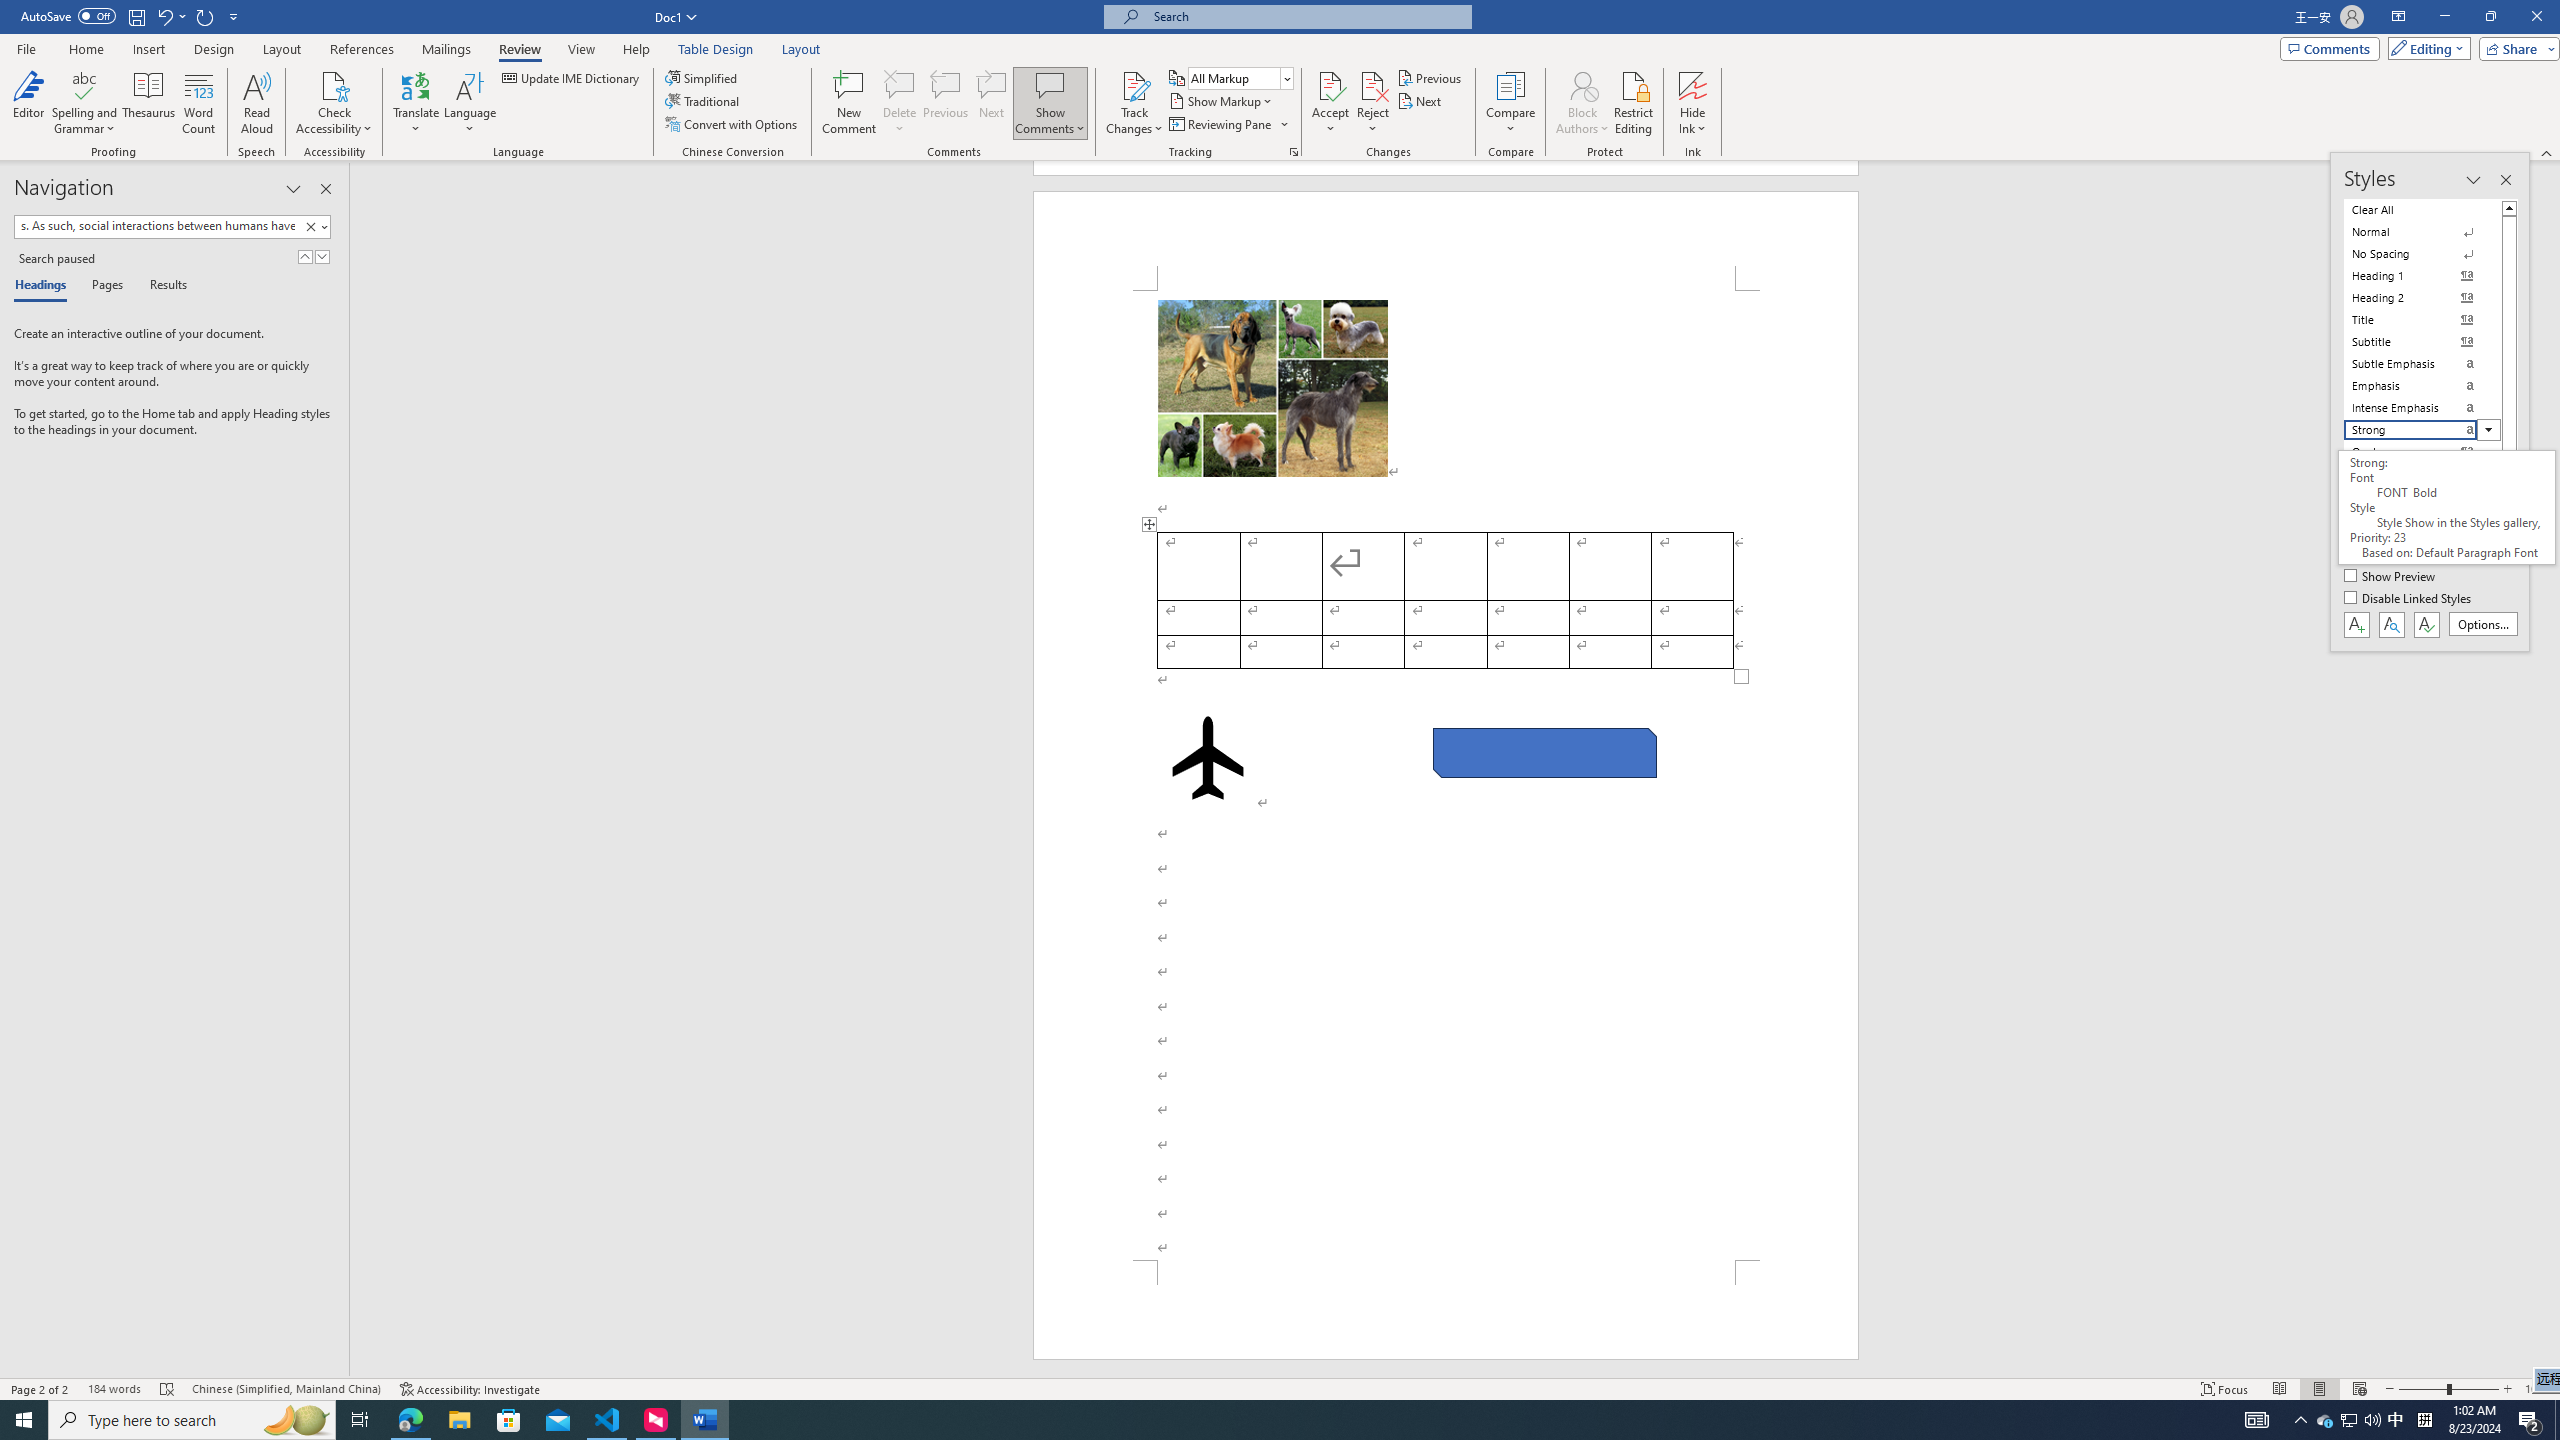 This screenshot has height=1440, width=2560. Describe the element at coordinates (1446, 774) in the screenshot. I see `'Page 2 content'` at that location.